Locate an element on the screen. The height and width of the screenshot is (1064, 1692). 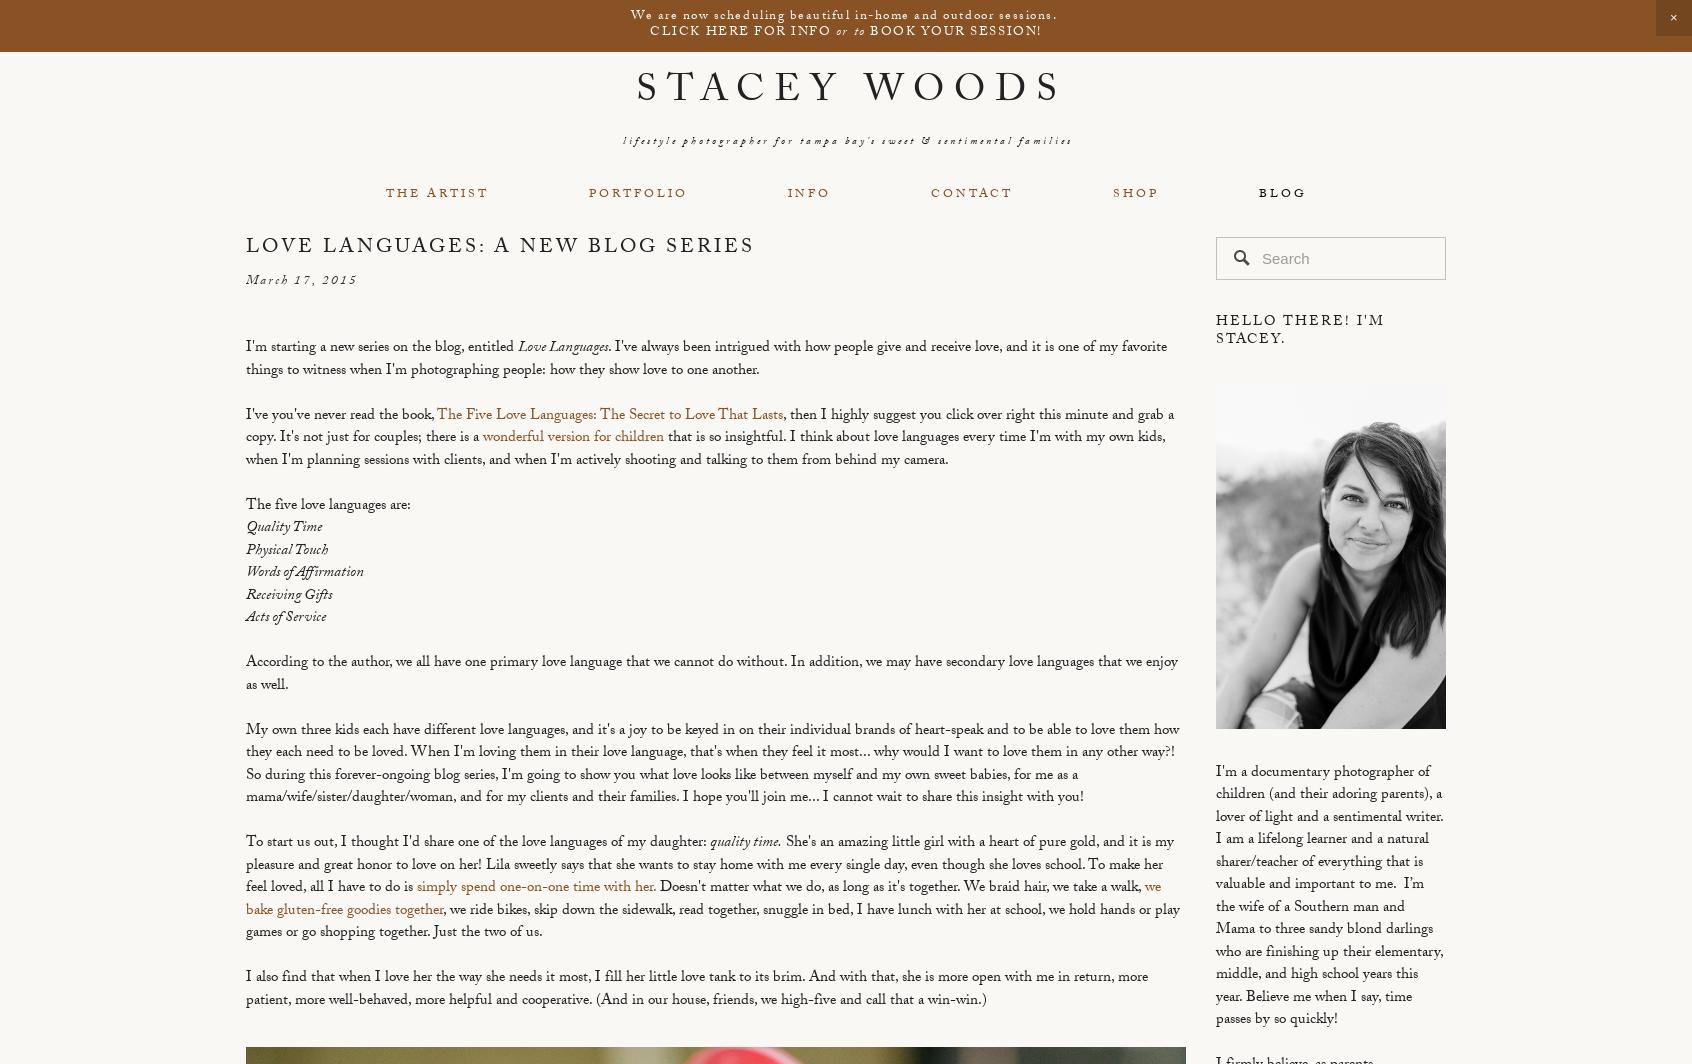
'wonderful version for children' is located at coordinates (482, 439).